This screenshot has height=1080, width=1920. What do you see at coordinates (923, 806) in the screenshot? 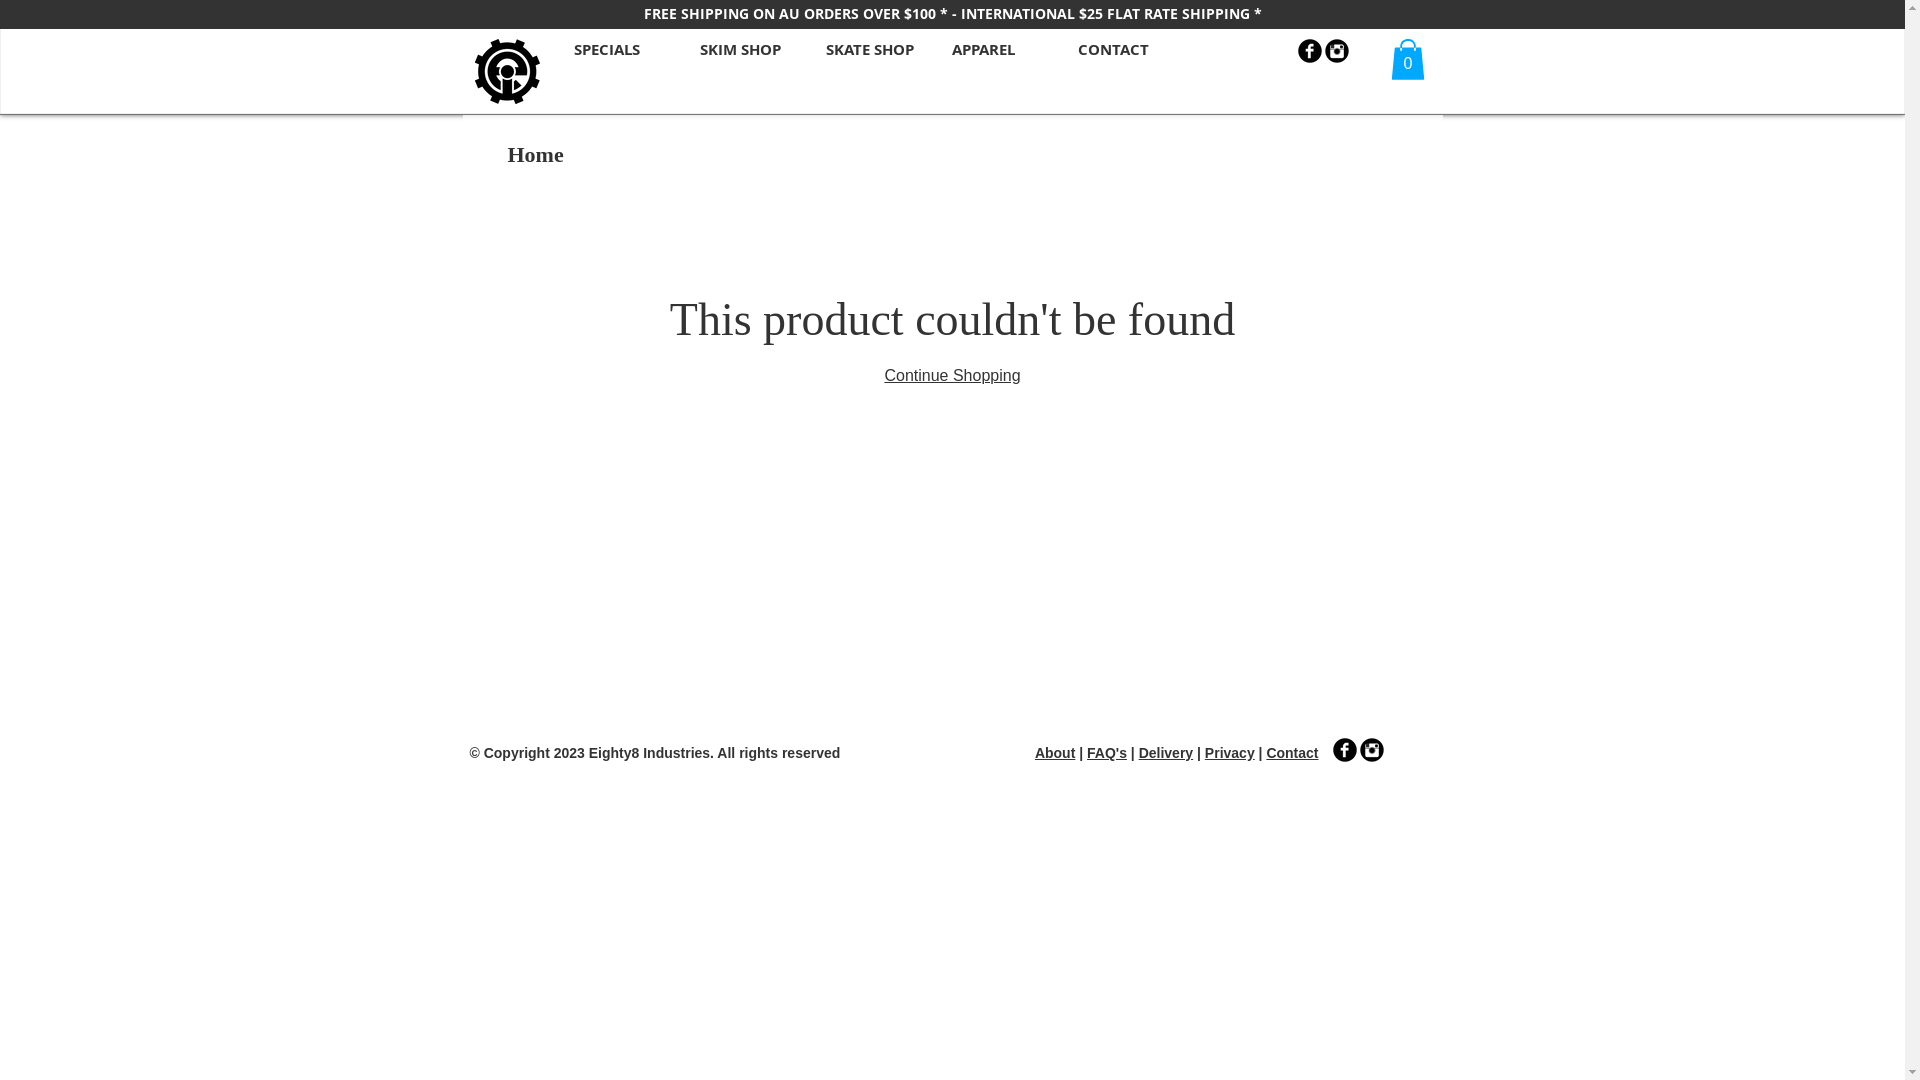
I see `'WEB-STAT'` at bounding box center [923, 806].